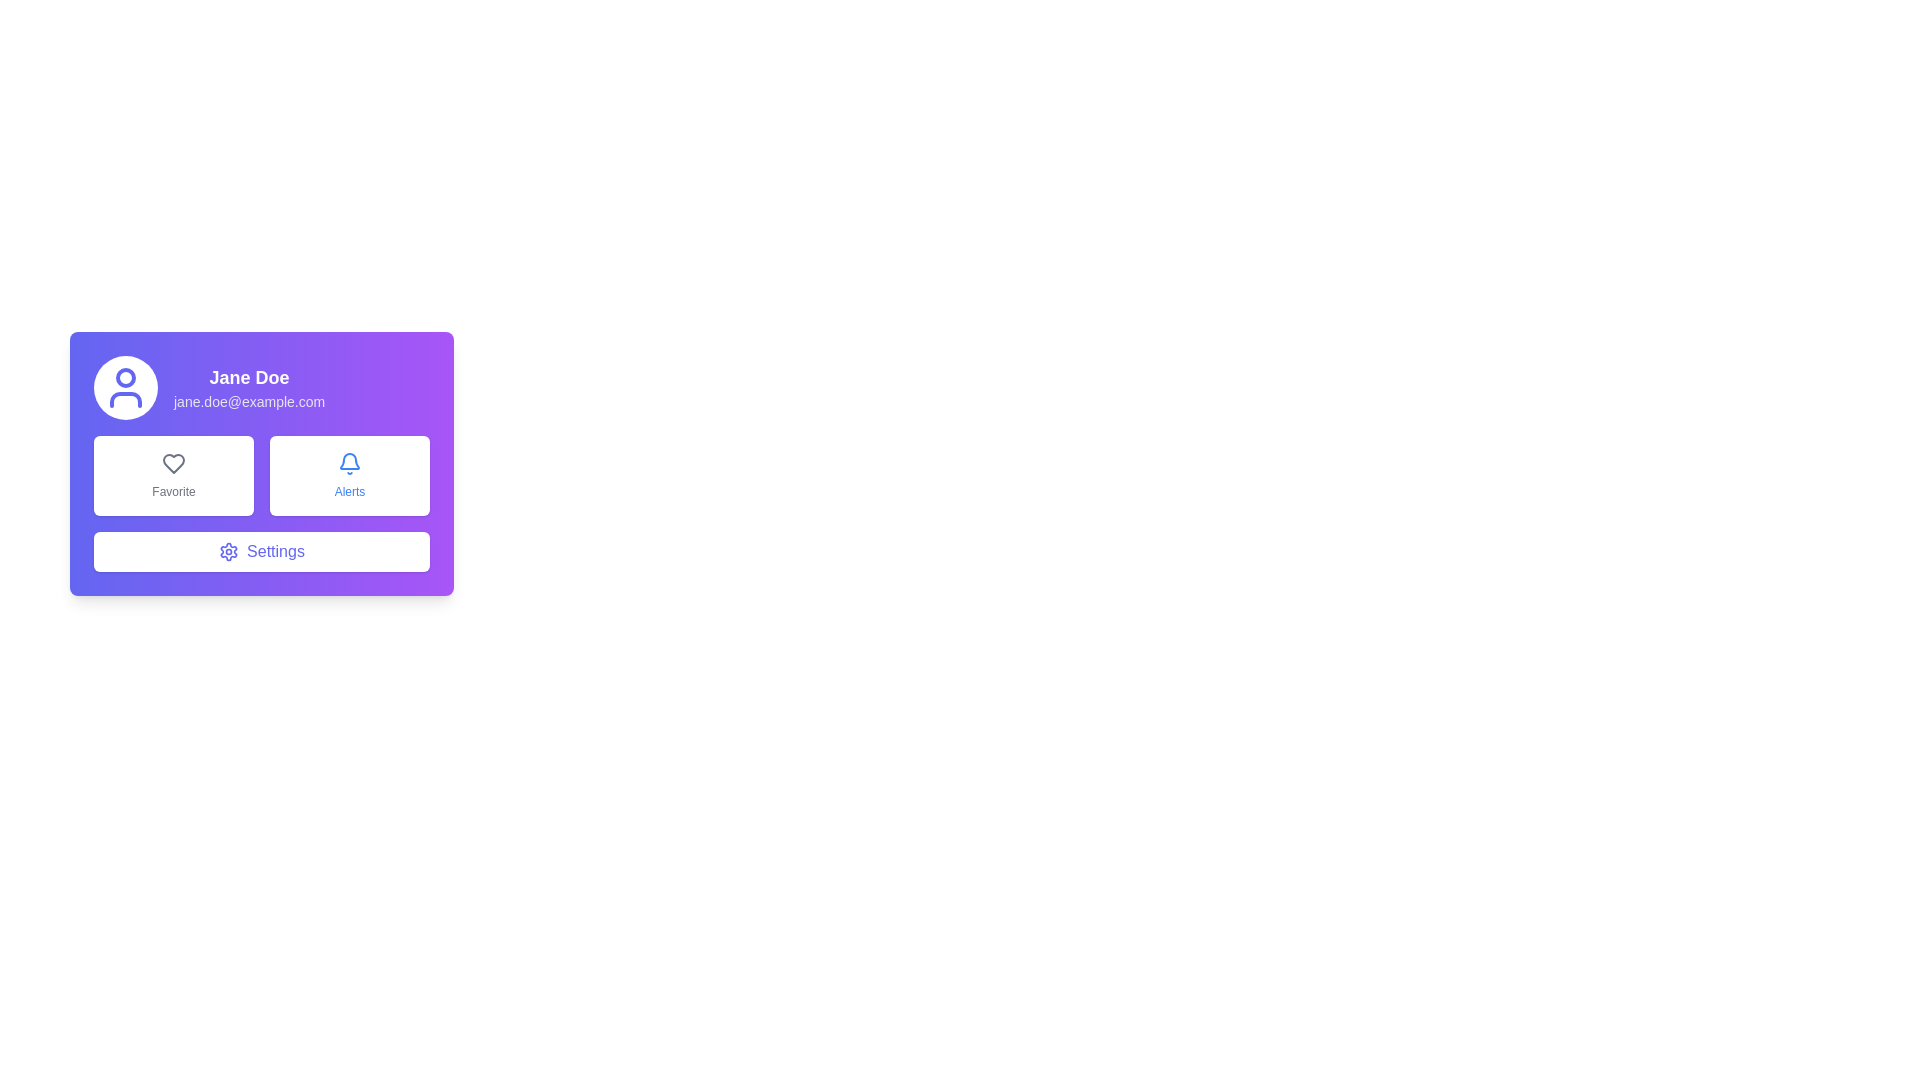 This screenshot has height=1080, width=1920. Describe the element at coordinates (173, 463) in the screenshot. I see `the heart-shaped icon with a hollow center located within the 'Favorite' button, which is on the left side of the second row in the card layout` at that location.